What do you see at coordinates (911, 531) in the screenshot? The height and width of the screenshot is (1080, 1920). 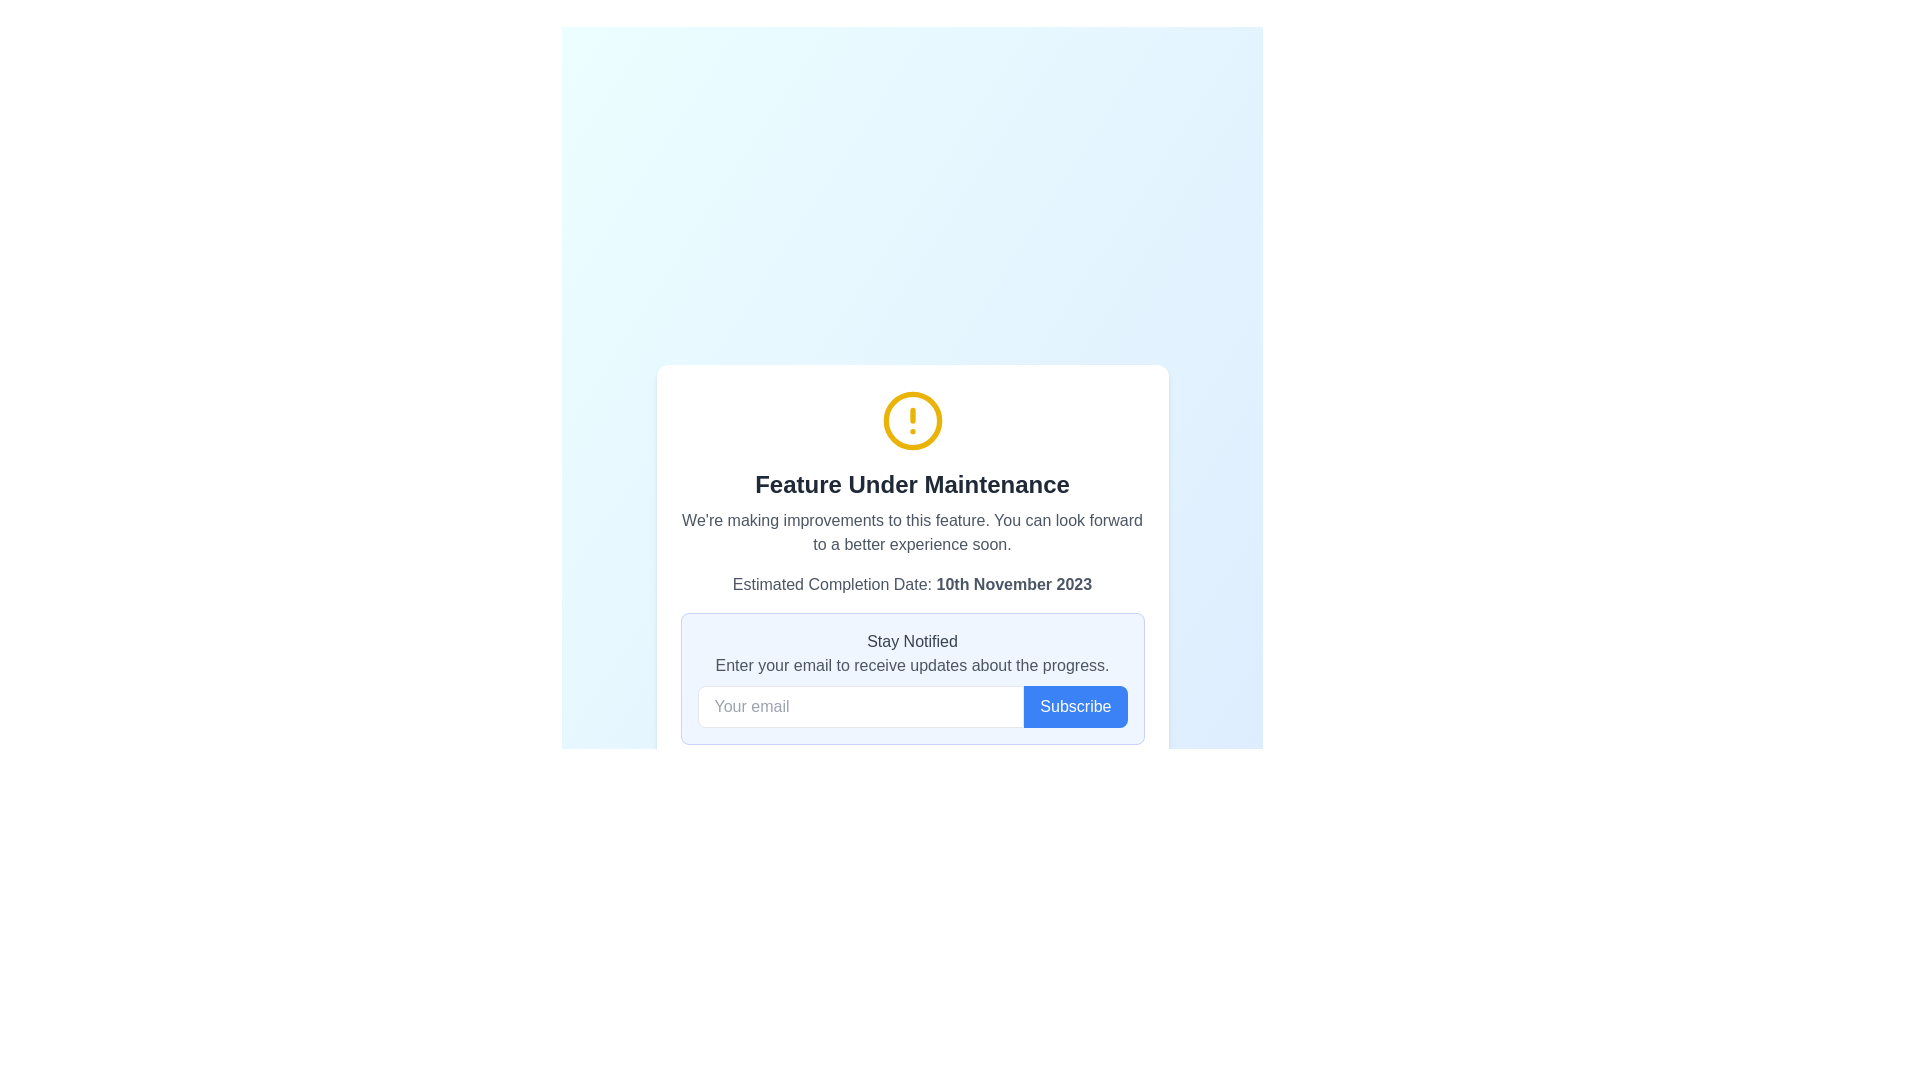 I see `the paragraph of gray text displayed in a smaller font size, positioned below the 'Feature Under Maintenance' heading and above the 'Estimated Completion Date: 10th November 2023'` at bounding box center [911, 531].